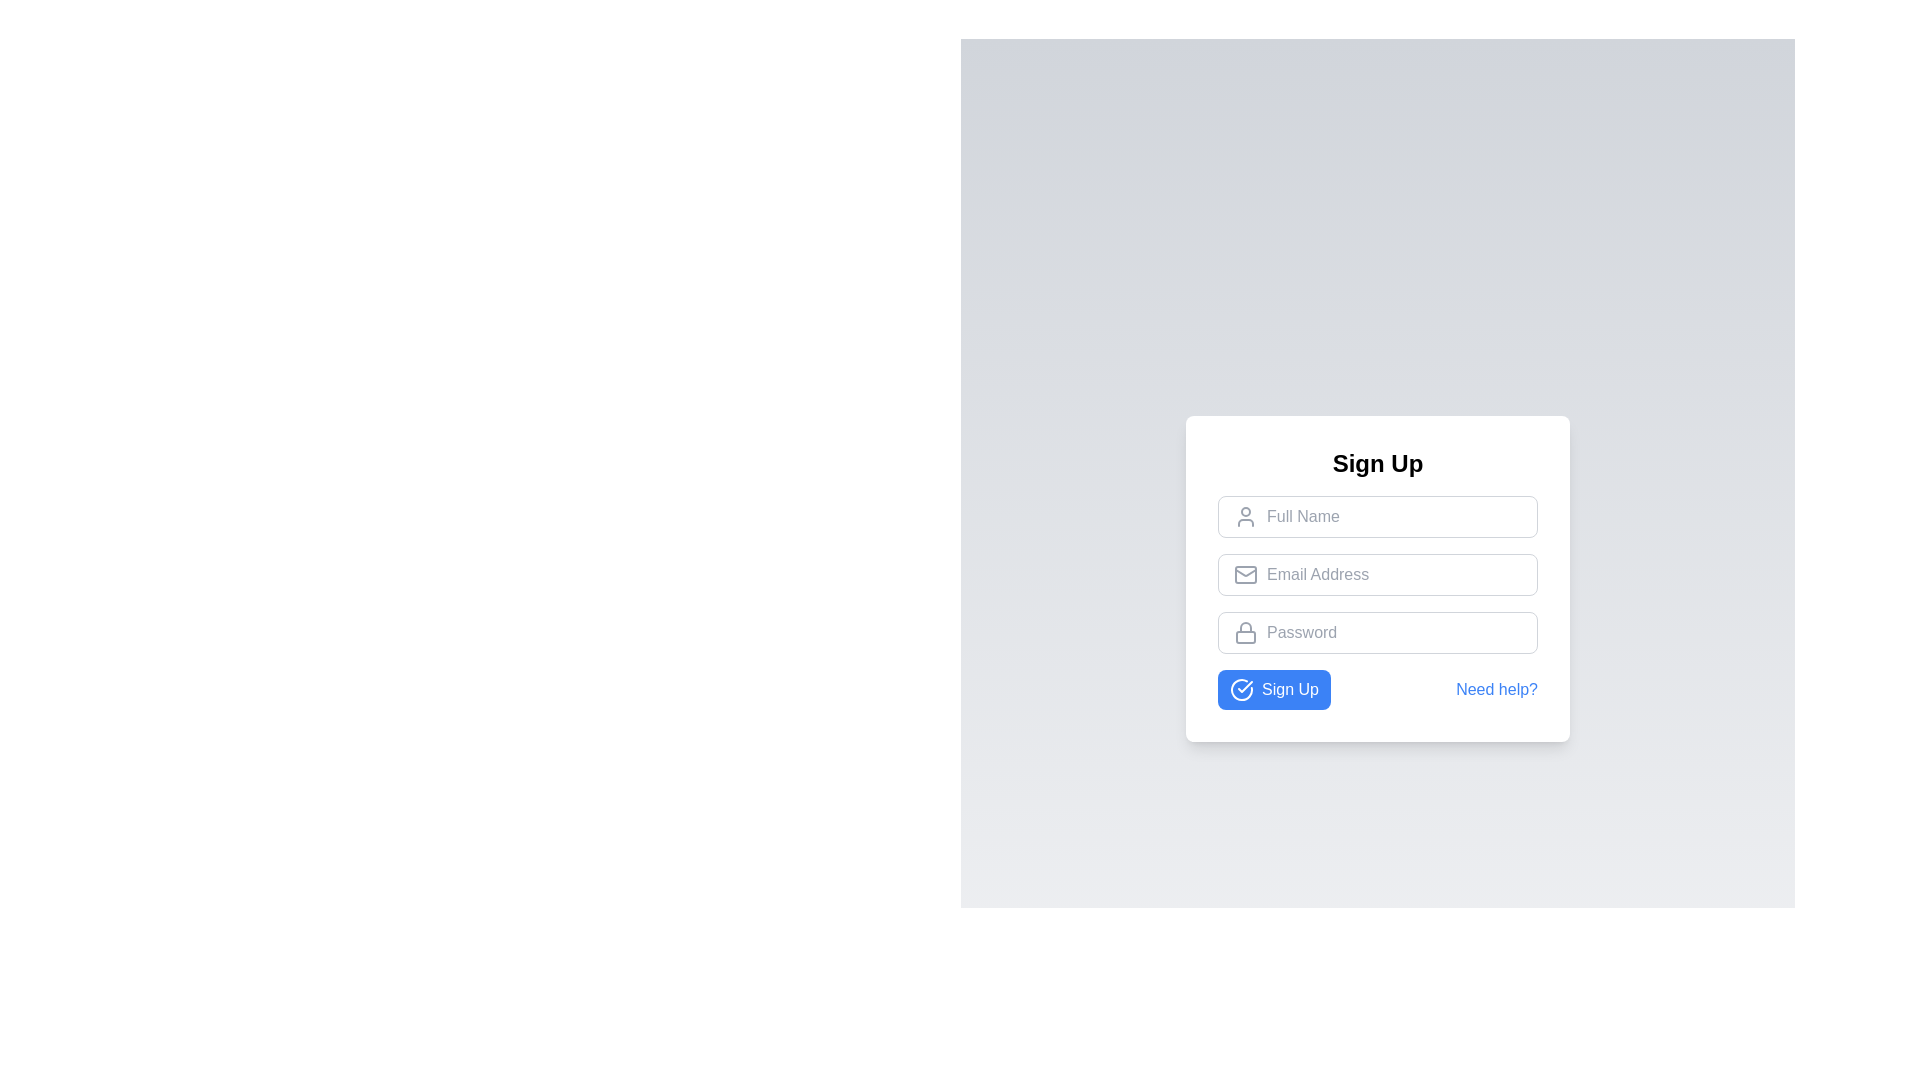  What do you see at coordinates (1497, 689) in the screenshot?
I see `the hyperlink located at the bottom-right of the sign-up form` at bounding box center [1497, 689].